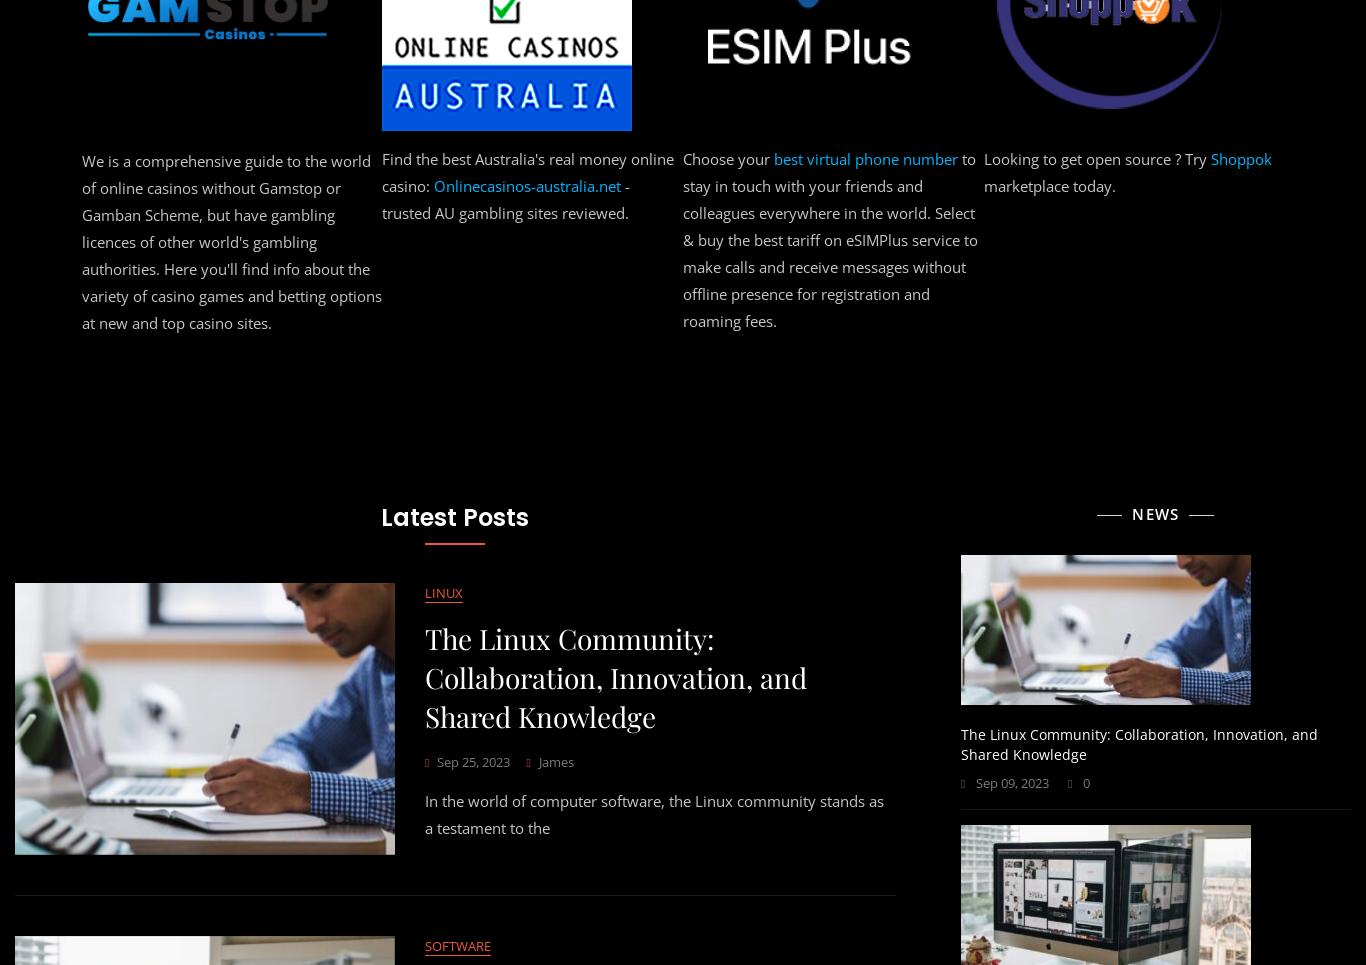 This screenshot has width=1366, height=965. What do you see at coordinates (150, 158) in the screenshot?
I see `'nettcasino.com'` at bounding box center [150, 158].